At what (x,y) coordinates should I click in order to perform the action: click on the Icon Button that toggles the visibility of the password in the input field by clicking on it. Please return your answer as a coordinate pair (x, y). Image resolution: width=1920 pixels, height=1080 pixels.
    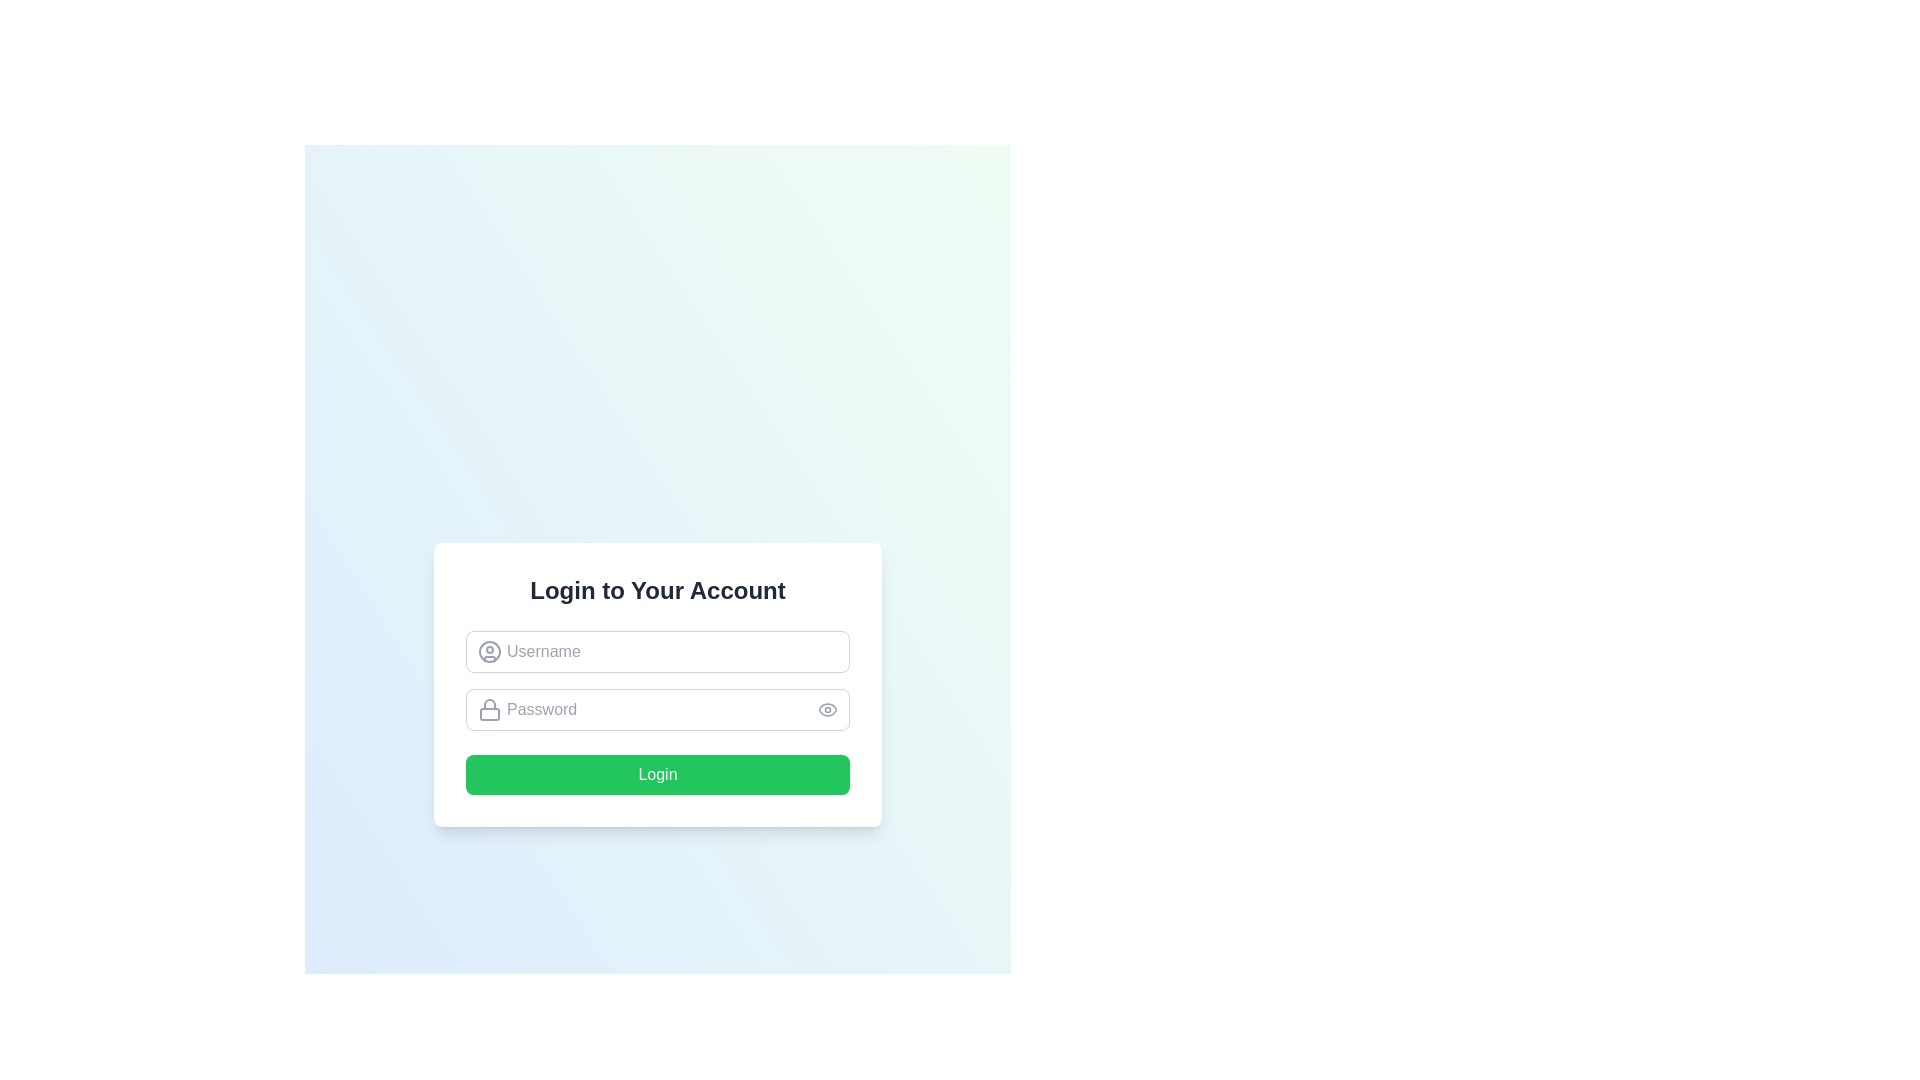
    Looking at the image, I should click on (828, 708).